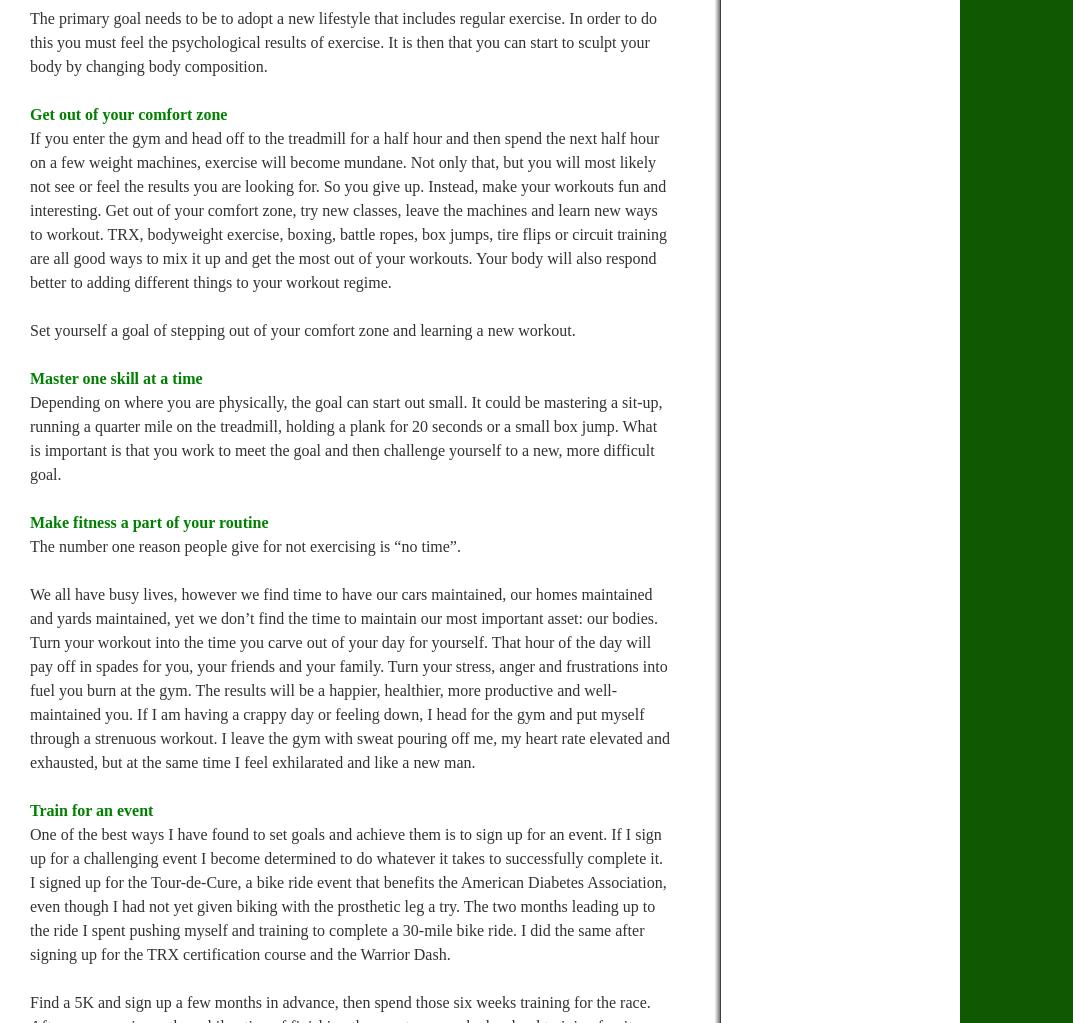 This screenshot has width=1073, height=1023. I want to click on 'The number one reason people give for not exercising is “no time”.', so click(243, 545).